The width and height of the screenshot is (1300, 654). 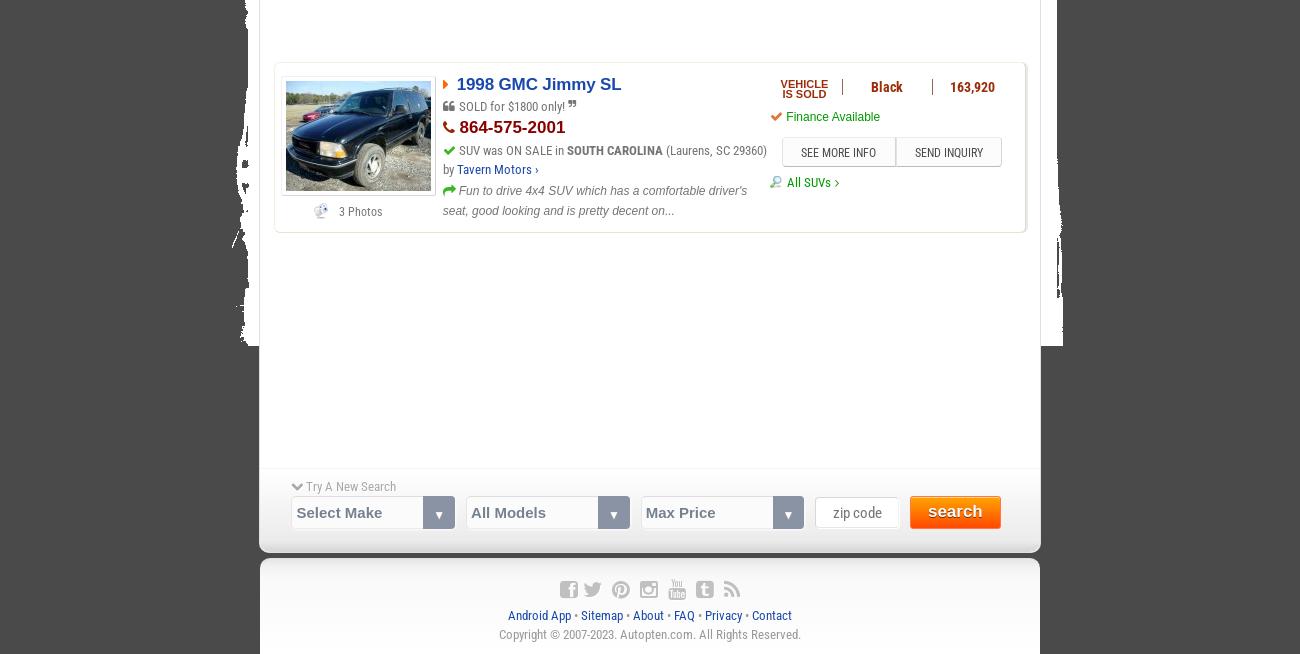 What do you see at coordinates (539, 613) in the screenshot?
I see `'Android App'` at bounding box center [539, 613].